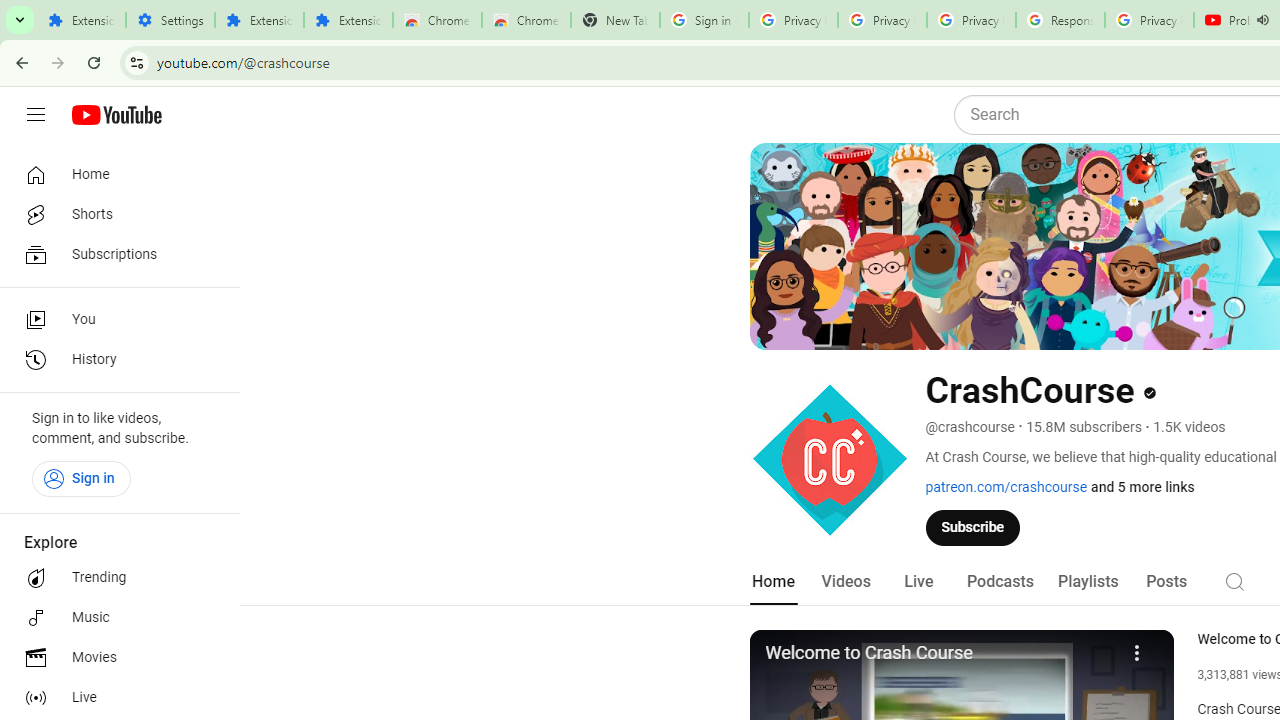 The image size is (1280, 720). I want to click on 'YouTube Home', so click(115, 115).